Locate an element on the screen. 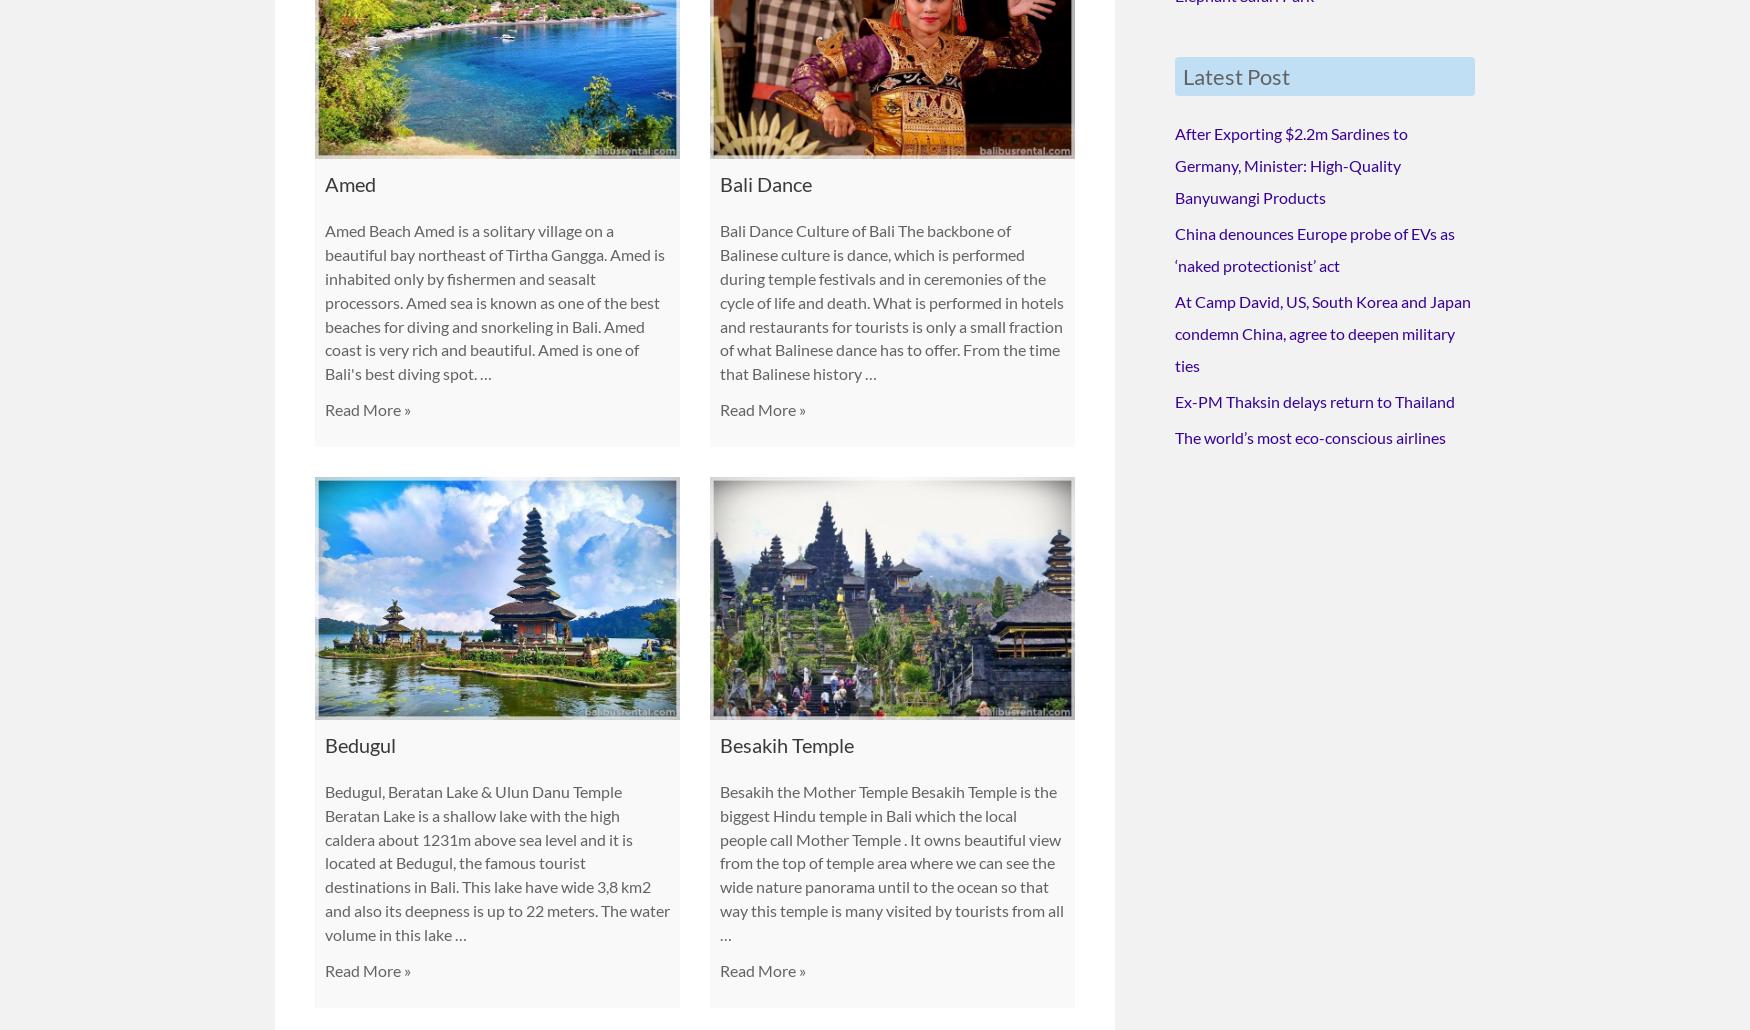  'Latest Post' is located at coordinates (1236, 71).